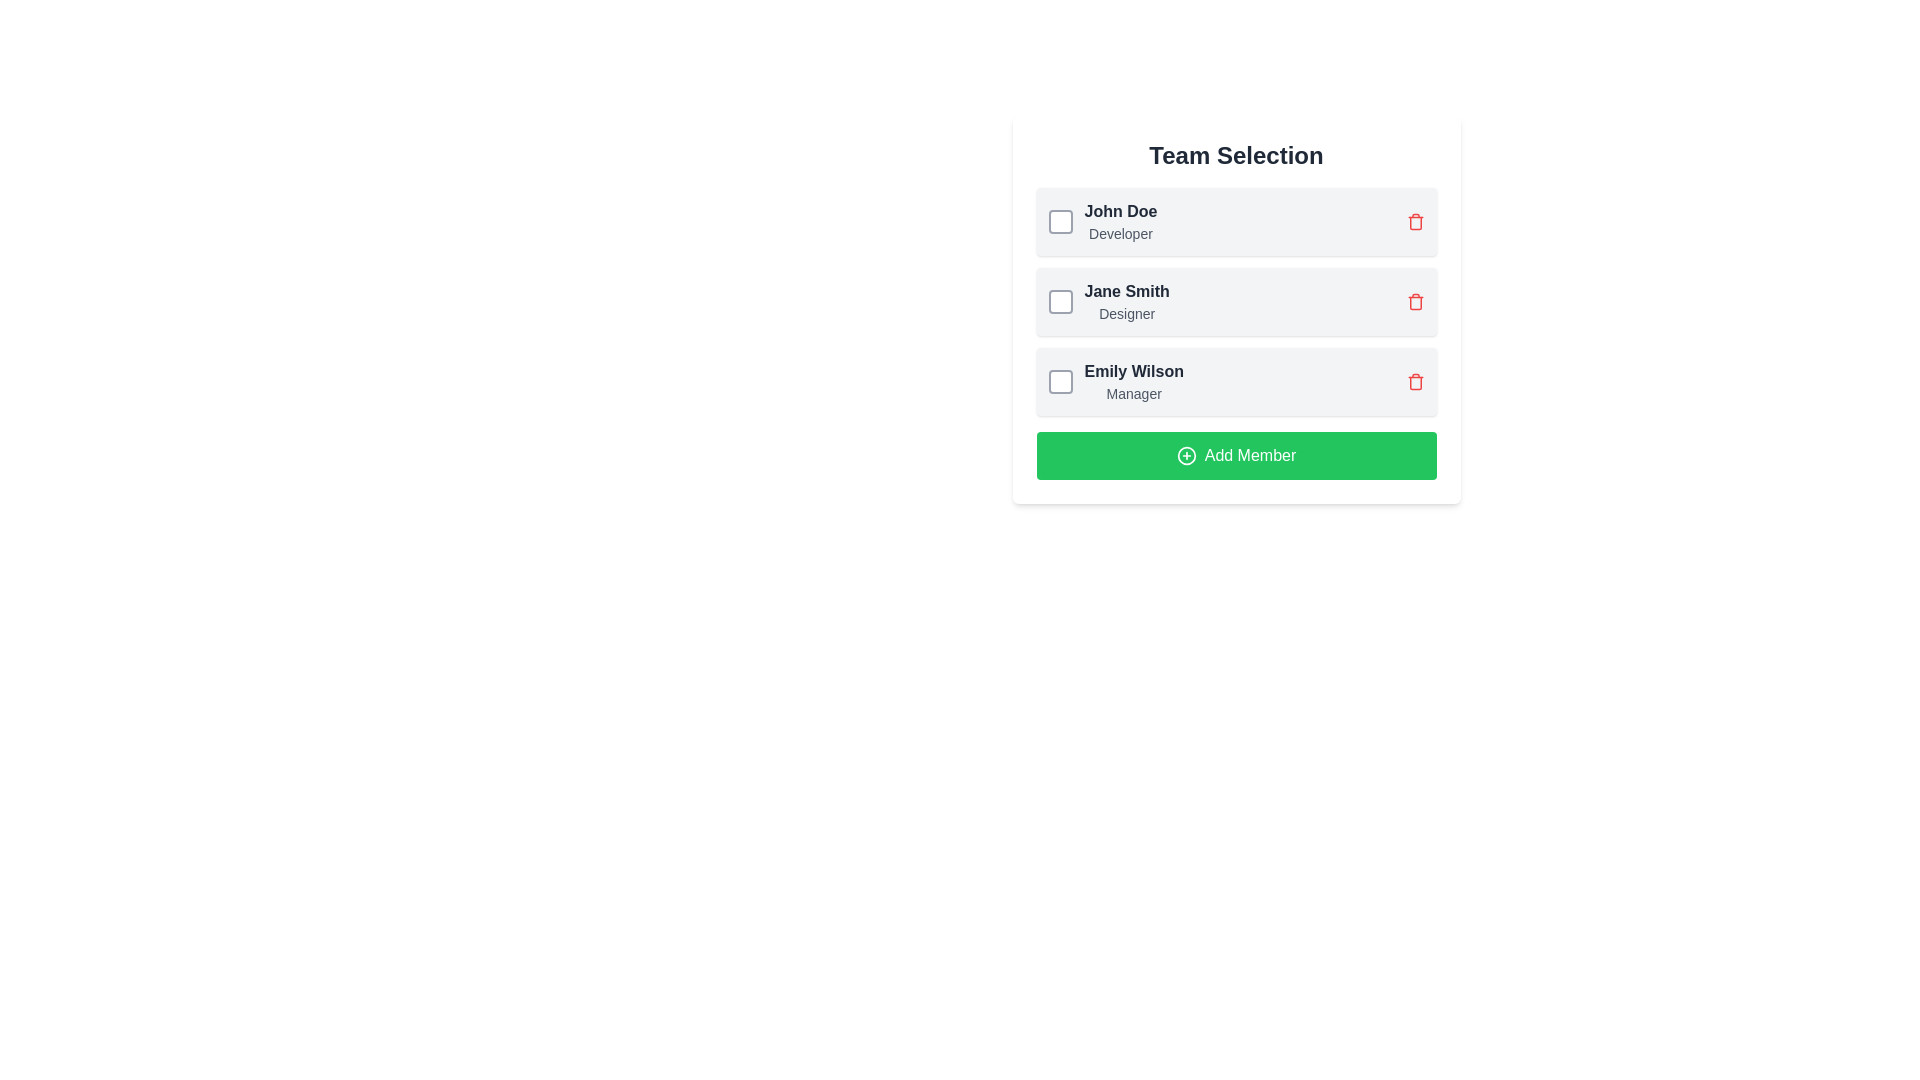 The image size is (1920, 1080). I want to click on the checkbox, so click(1059, 301).